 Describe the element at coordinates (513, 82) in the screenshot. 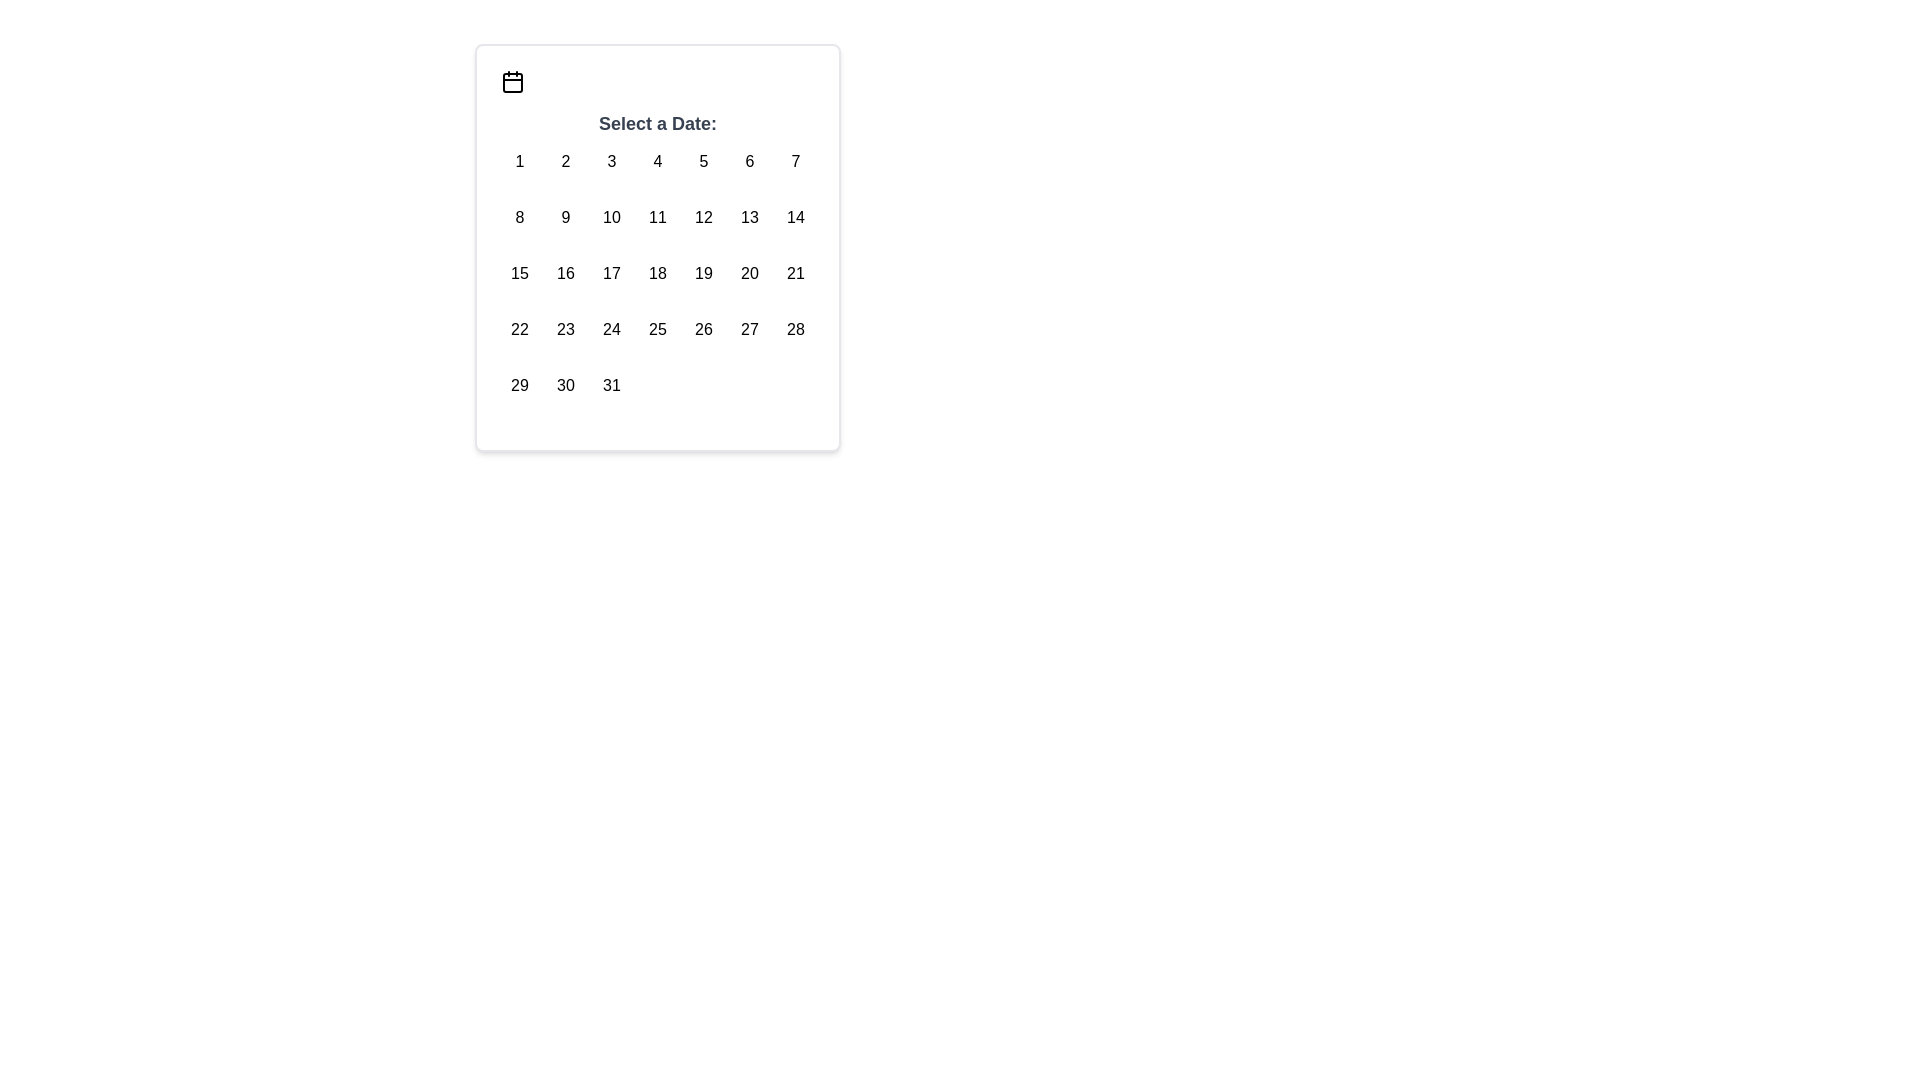

I see `the small rectangle with rounded edges inside the top-left corner of the calendar icon` at that location.